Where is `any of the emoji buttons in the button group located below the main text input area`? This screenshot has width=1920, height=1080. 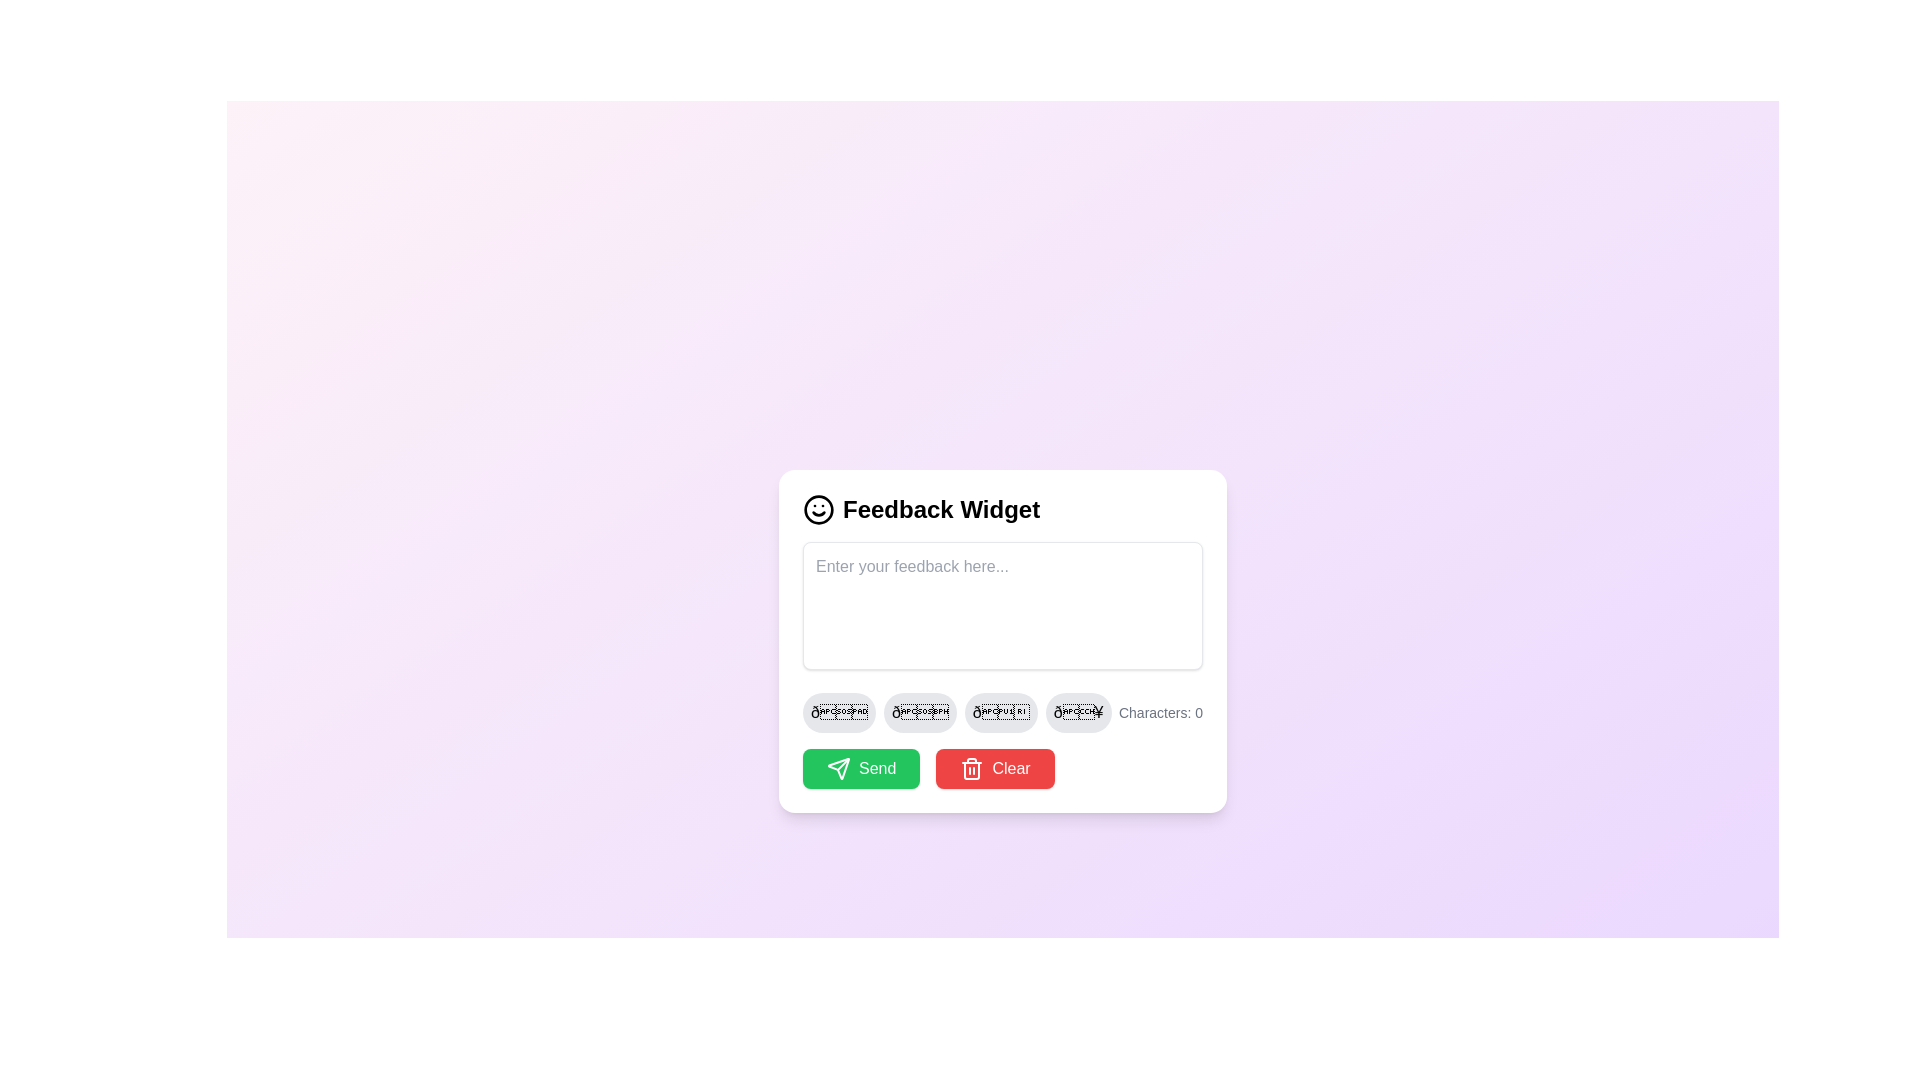 any of the emoji buttons in the button group located below the main text input area is located at coordinates (955, 711).